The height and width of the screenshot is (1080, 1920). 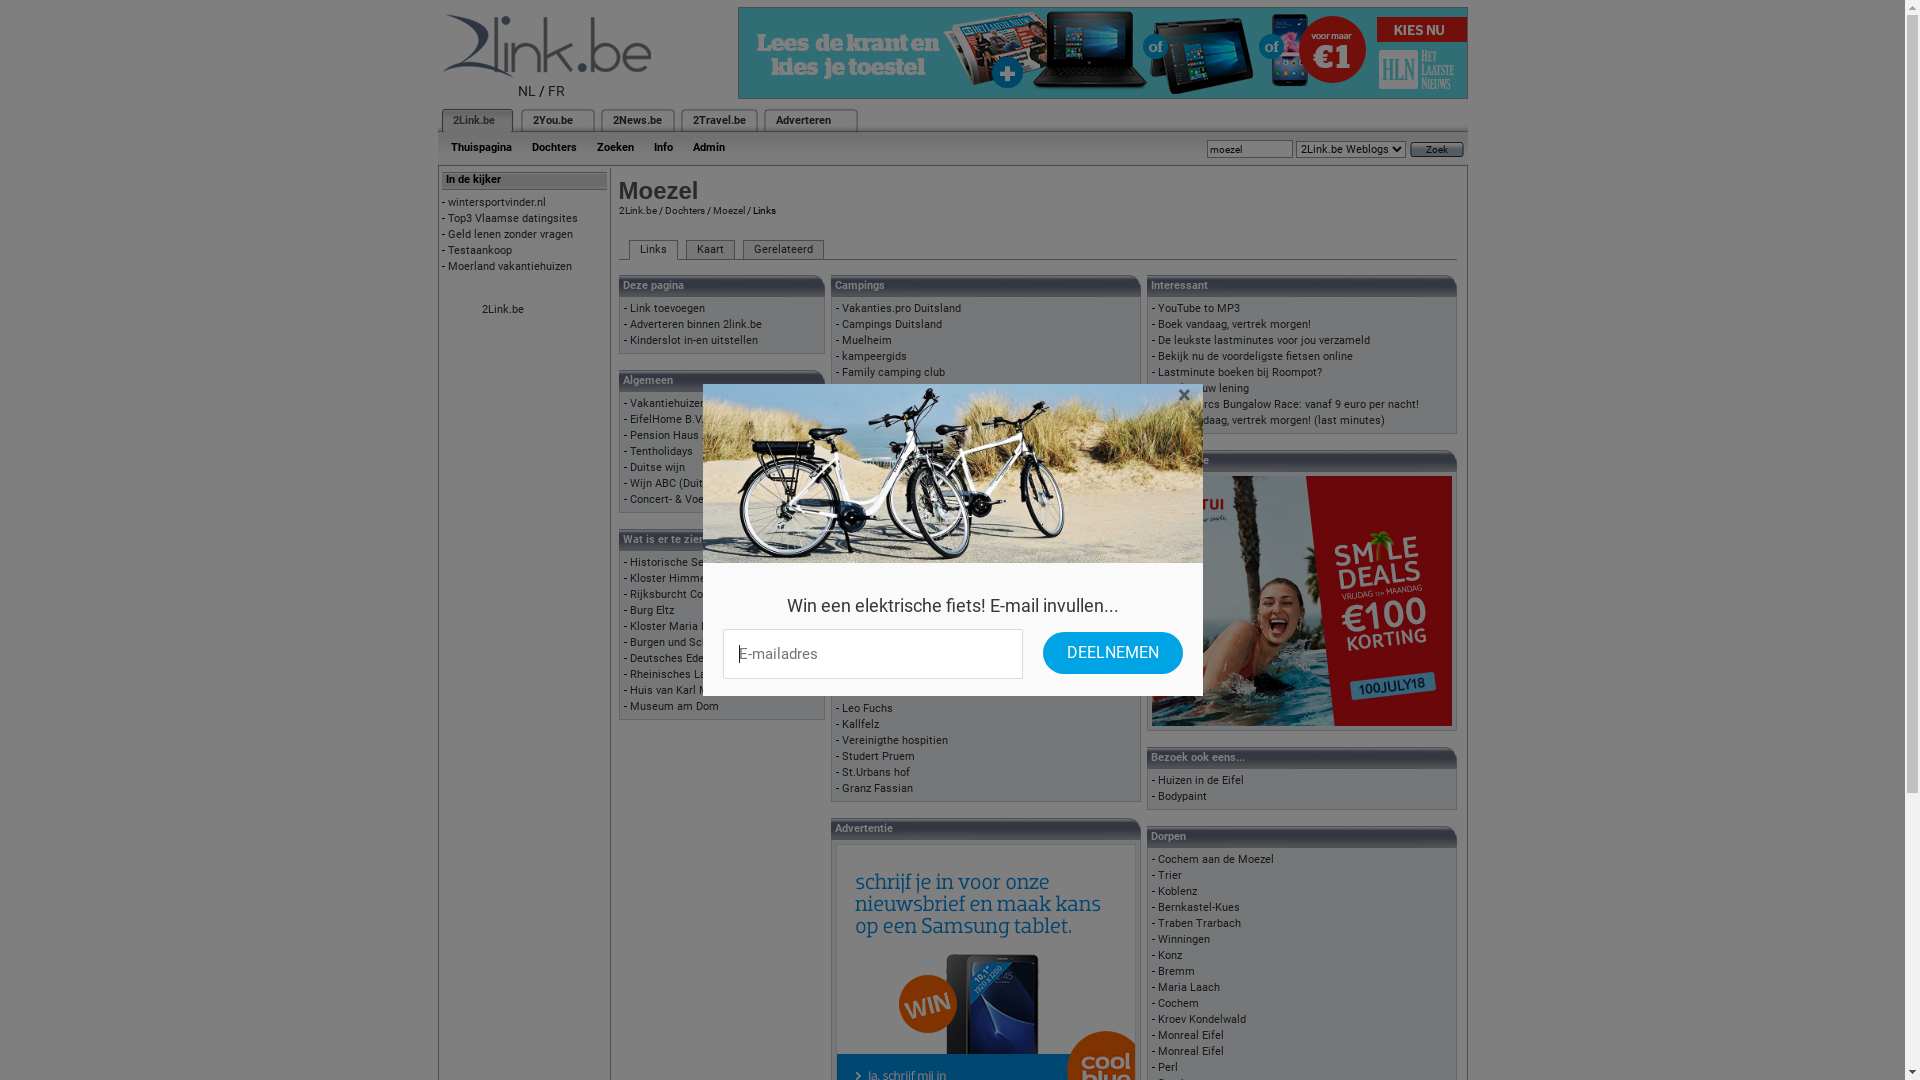 I want to click on 'Gerelateerd', so click(x=781, y=249).